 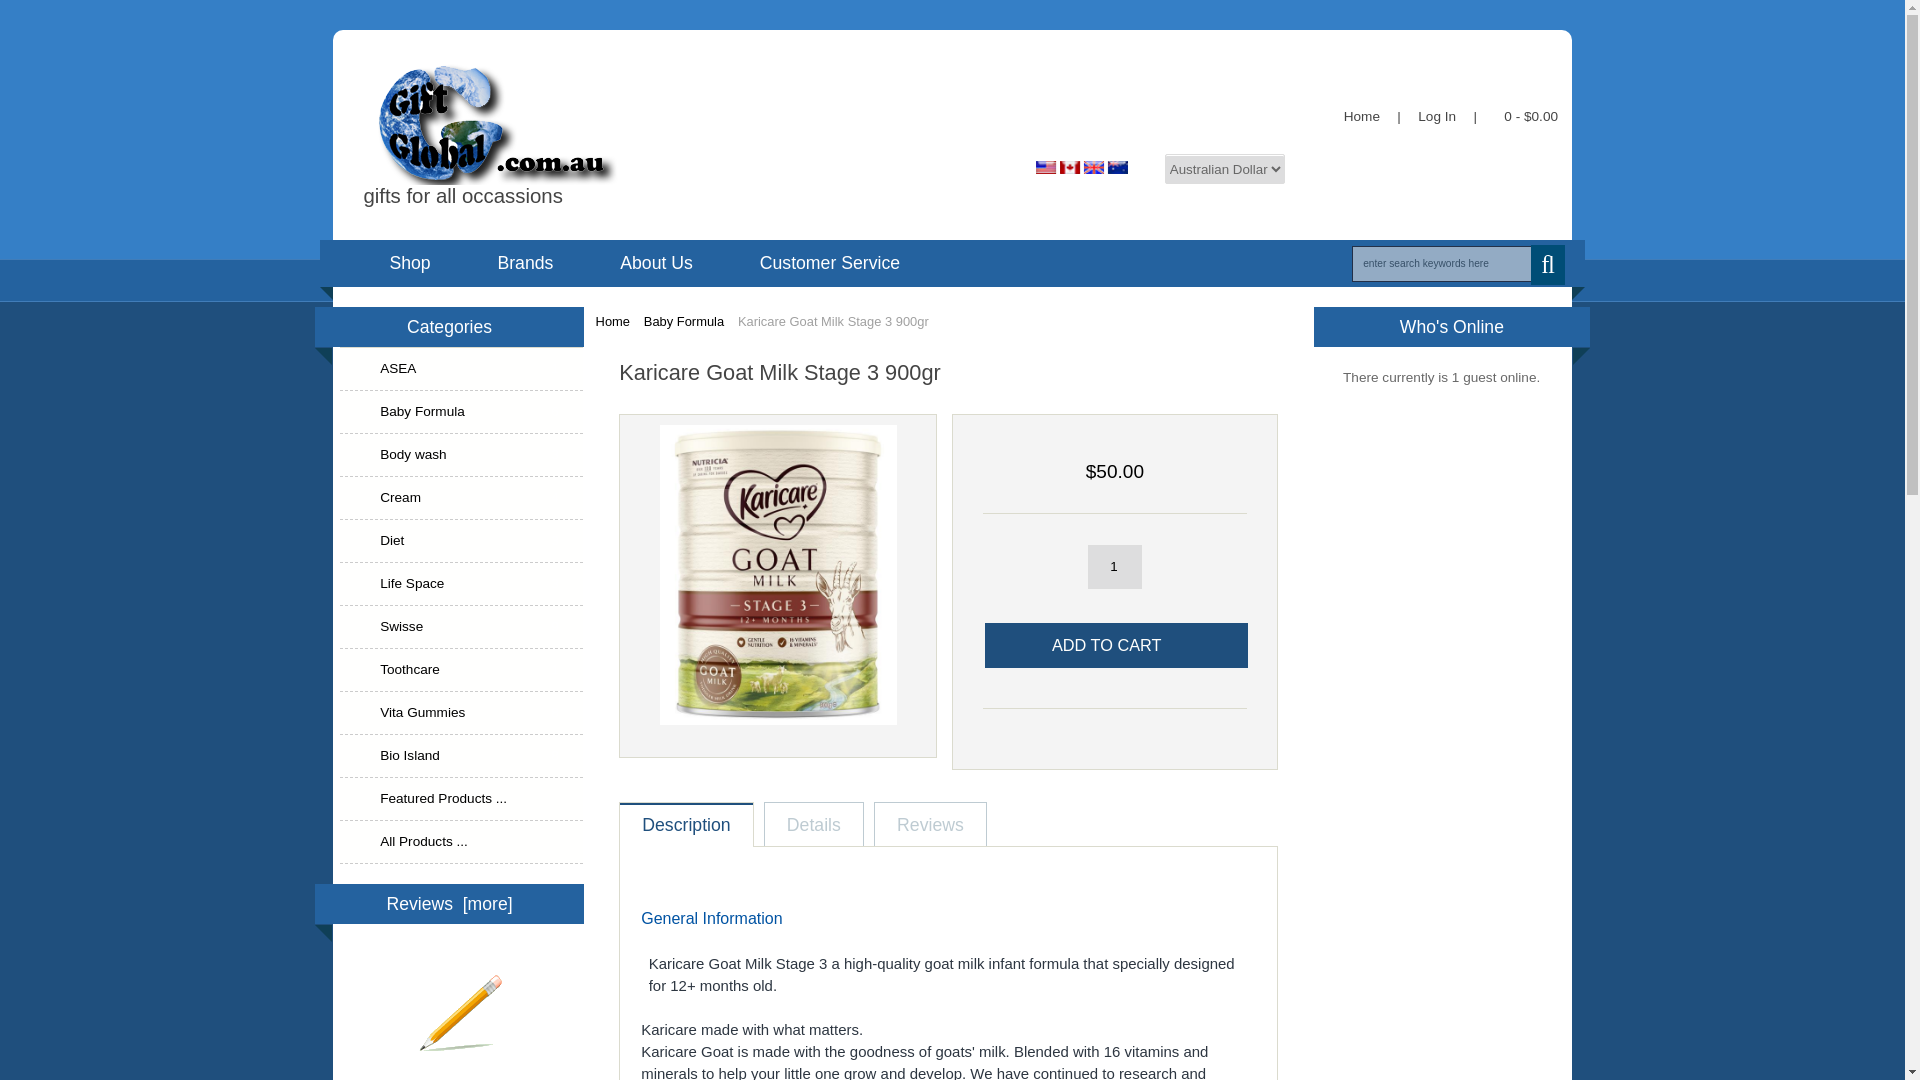 I want to click on 'Brands', so click(x=524, y=261).